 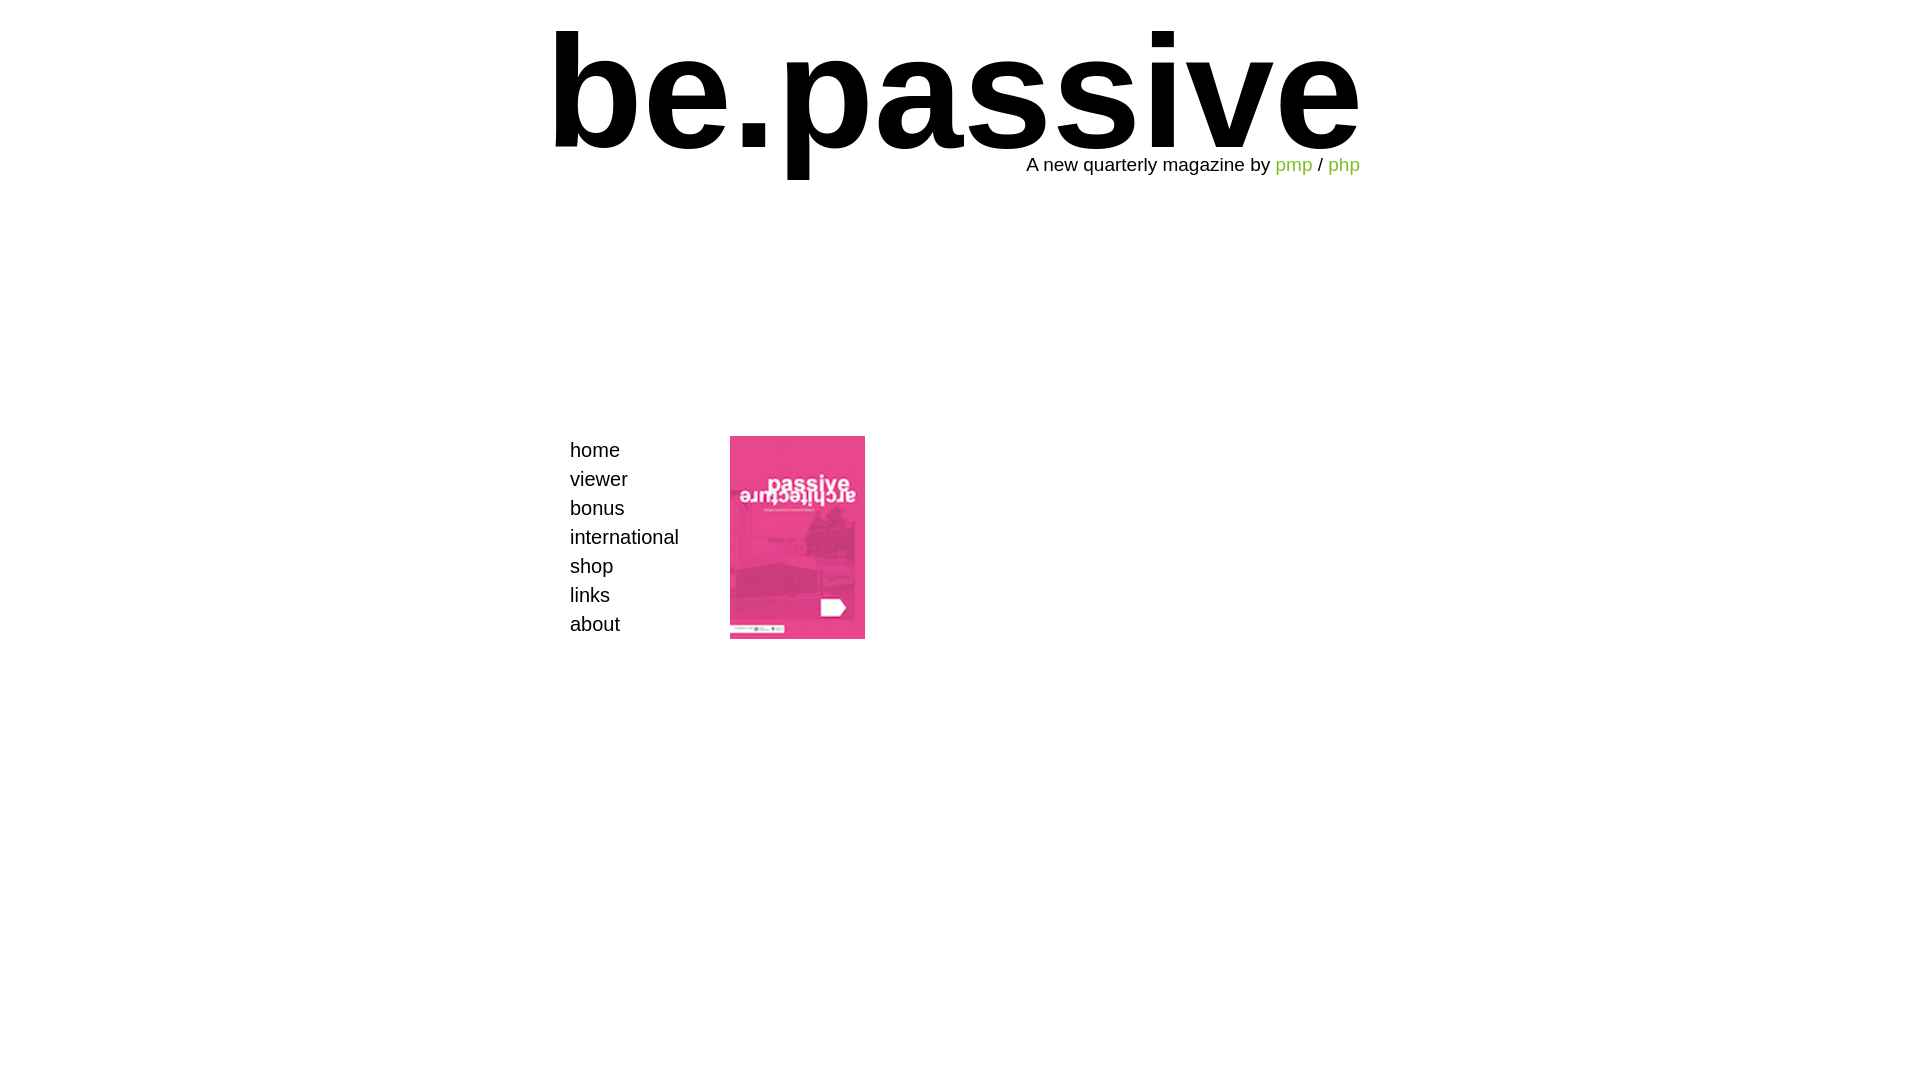 What do you see at coordinates (618, 536) in the screenshot?
I see `'international'` at bounding box center [618, 536].